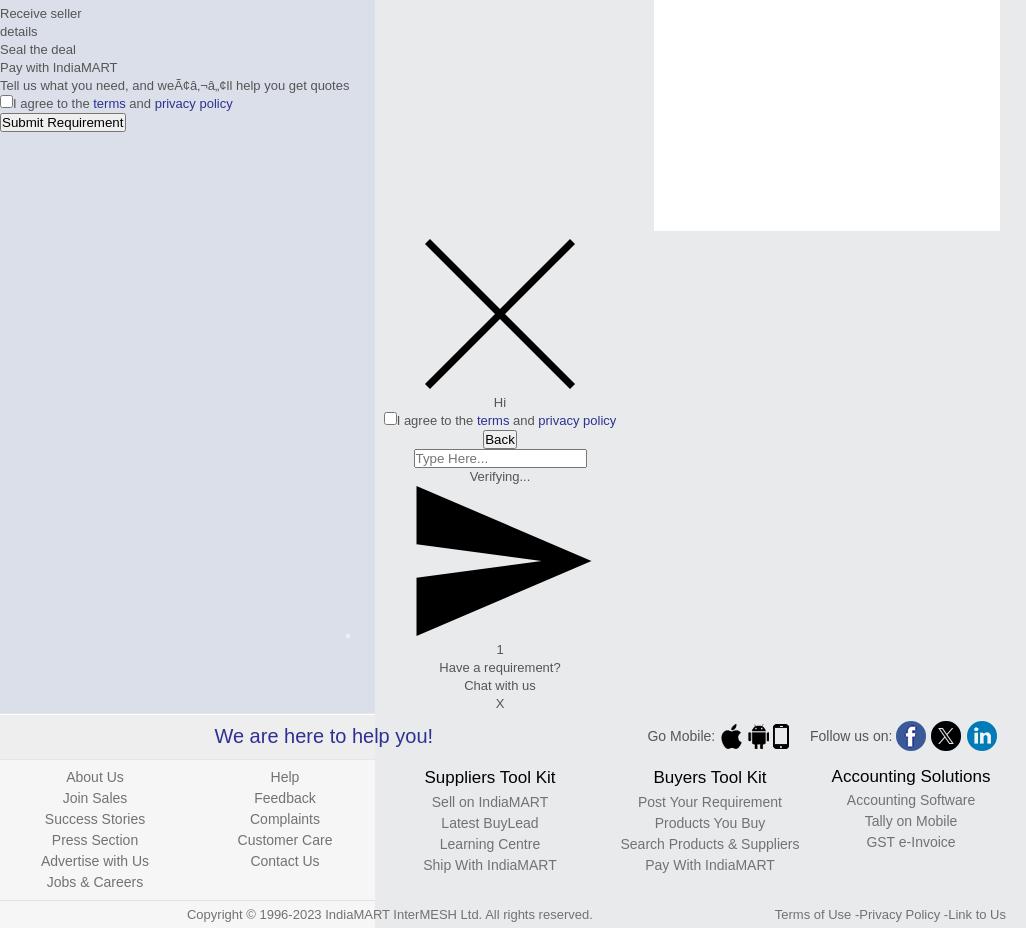  I want to click on 'Follow us on:', so click(852, 734).